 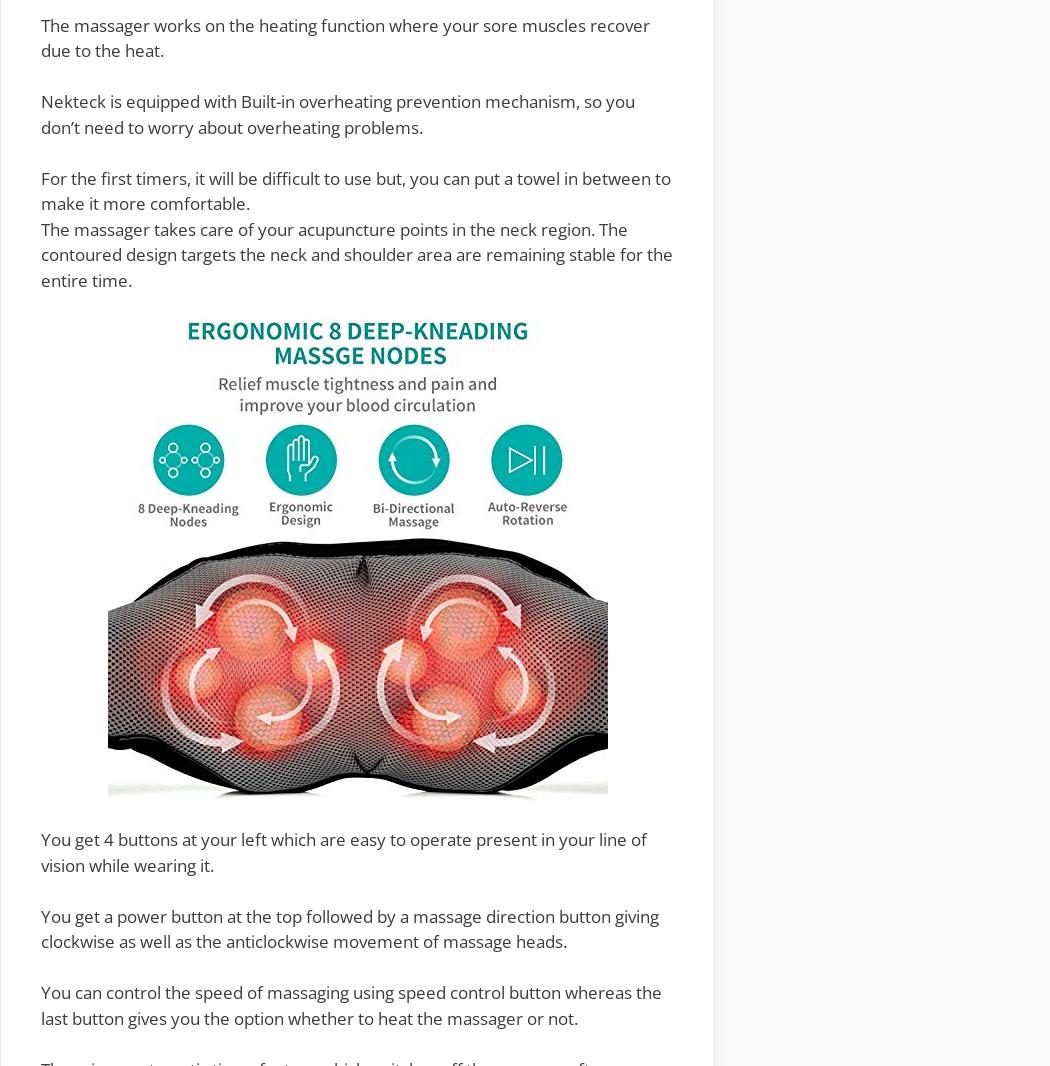 I want to click on 'You get', so click(x=39, y=839).